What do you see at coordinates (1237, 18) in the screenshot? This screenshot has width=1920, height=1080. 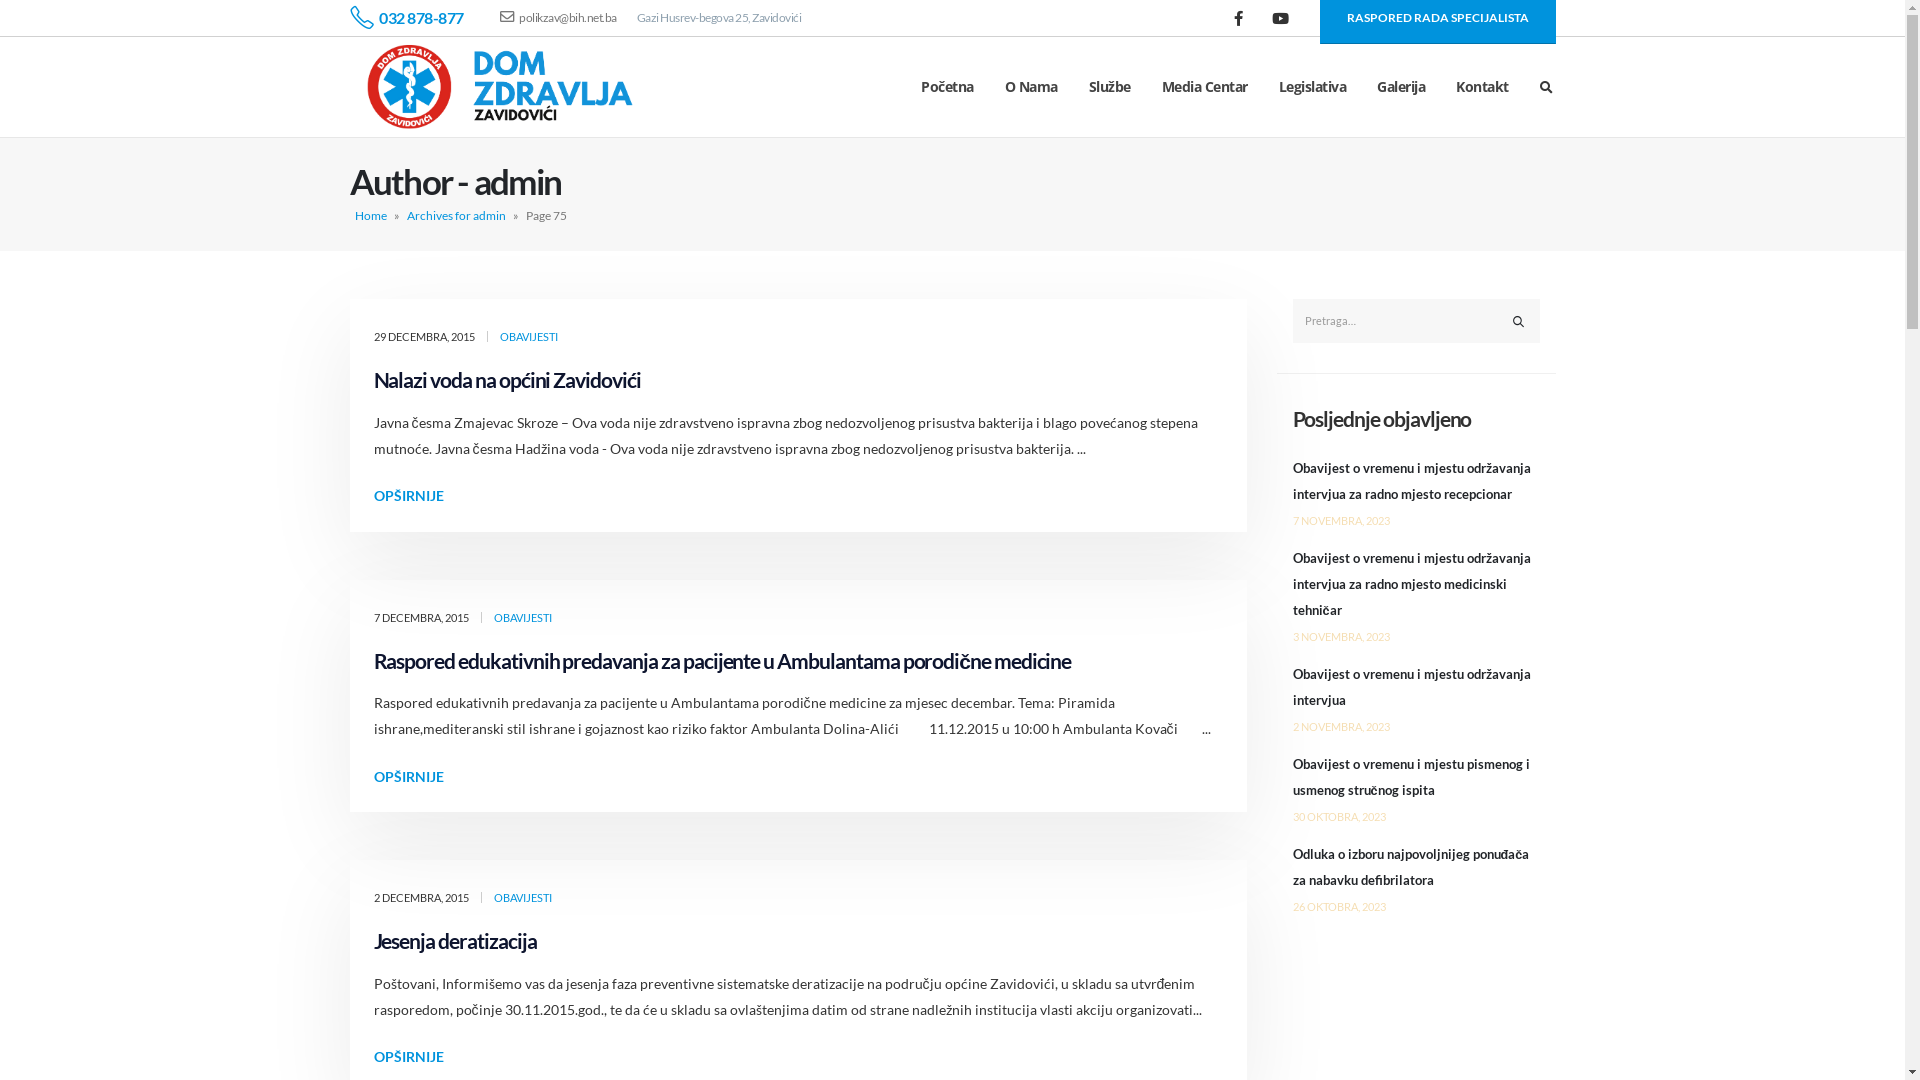 I see `'Facebook'` at bounding box center [1237, 18].